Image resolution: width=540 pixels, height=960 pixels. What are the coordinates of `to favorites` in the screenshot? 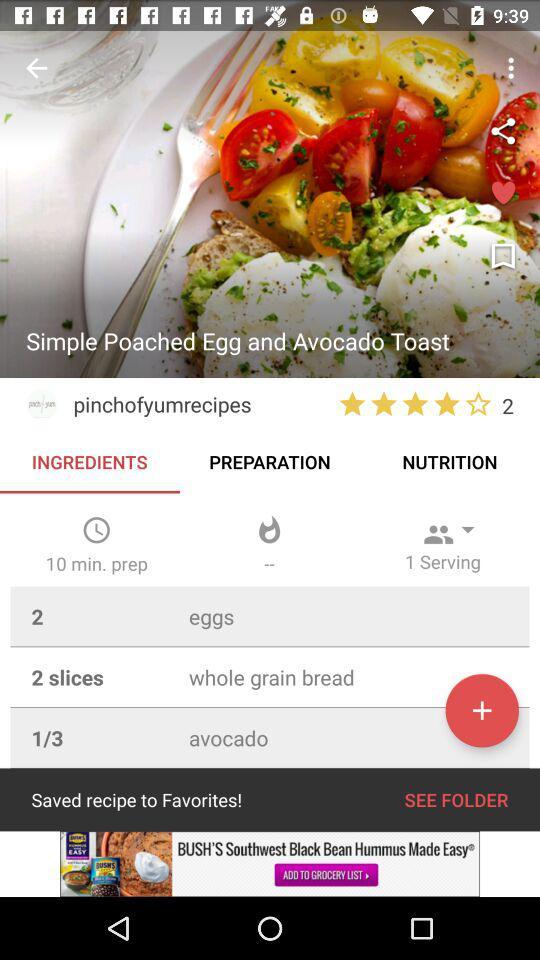 It's located at (502, 194).